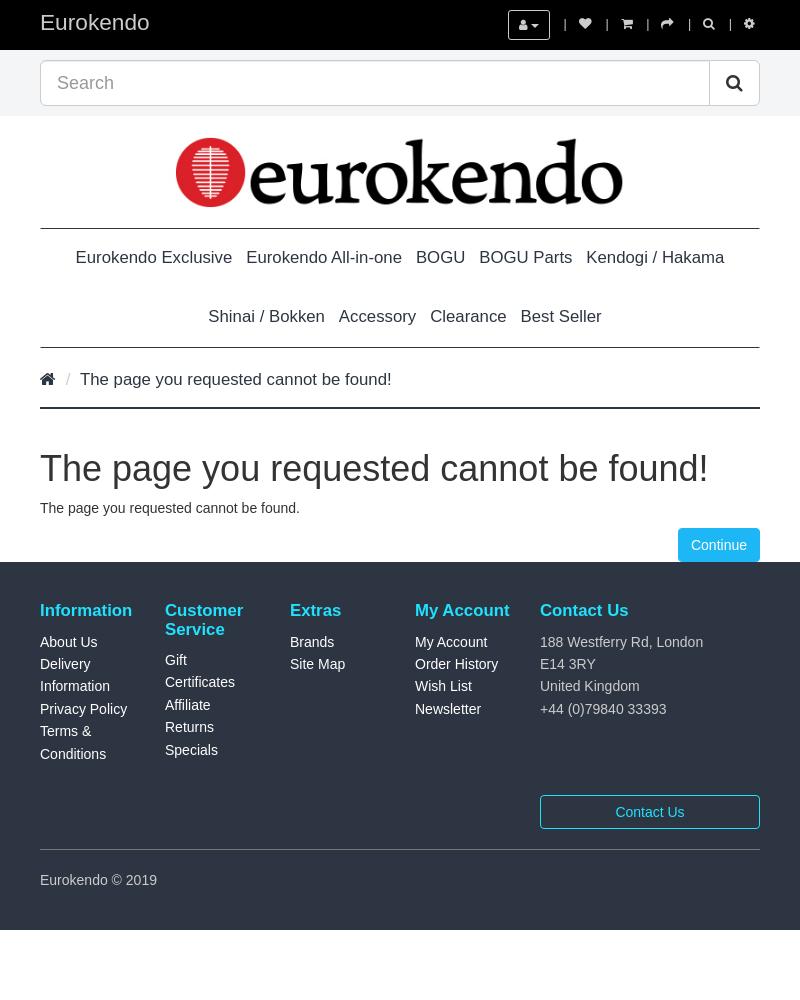 The width and height of the screenshot is (800, 1000). I want to click on '+44 (0)79840 33393', so click(603, 707).